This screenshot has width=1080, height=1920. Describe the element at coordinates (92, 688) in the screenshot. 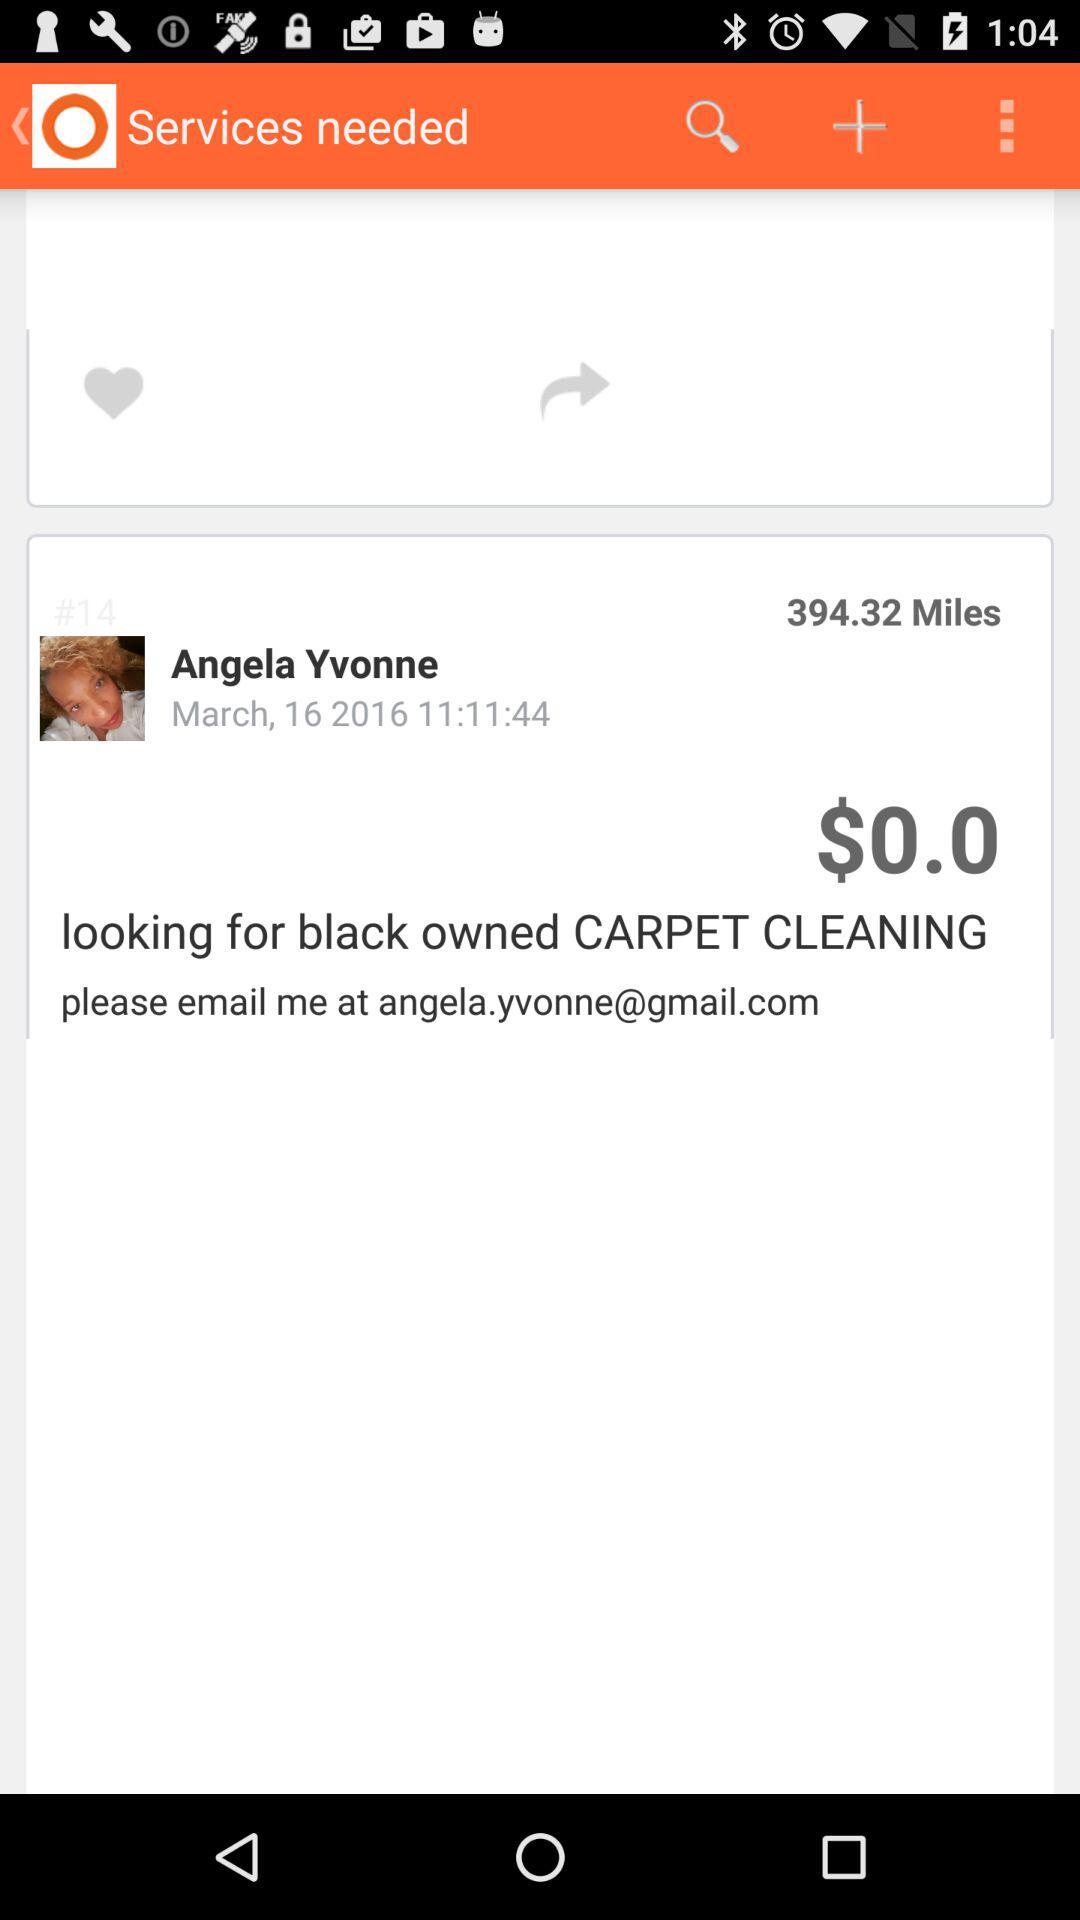

I see `the image below 14` at that location.